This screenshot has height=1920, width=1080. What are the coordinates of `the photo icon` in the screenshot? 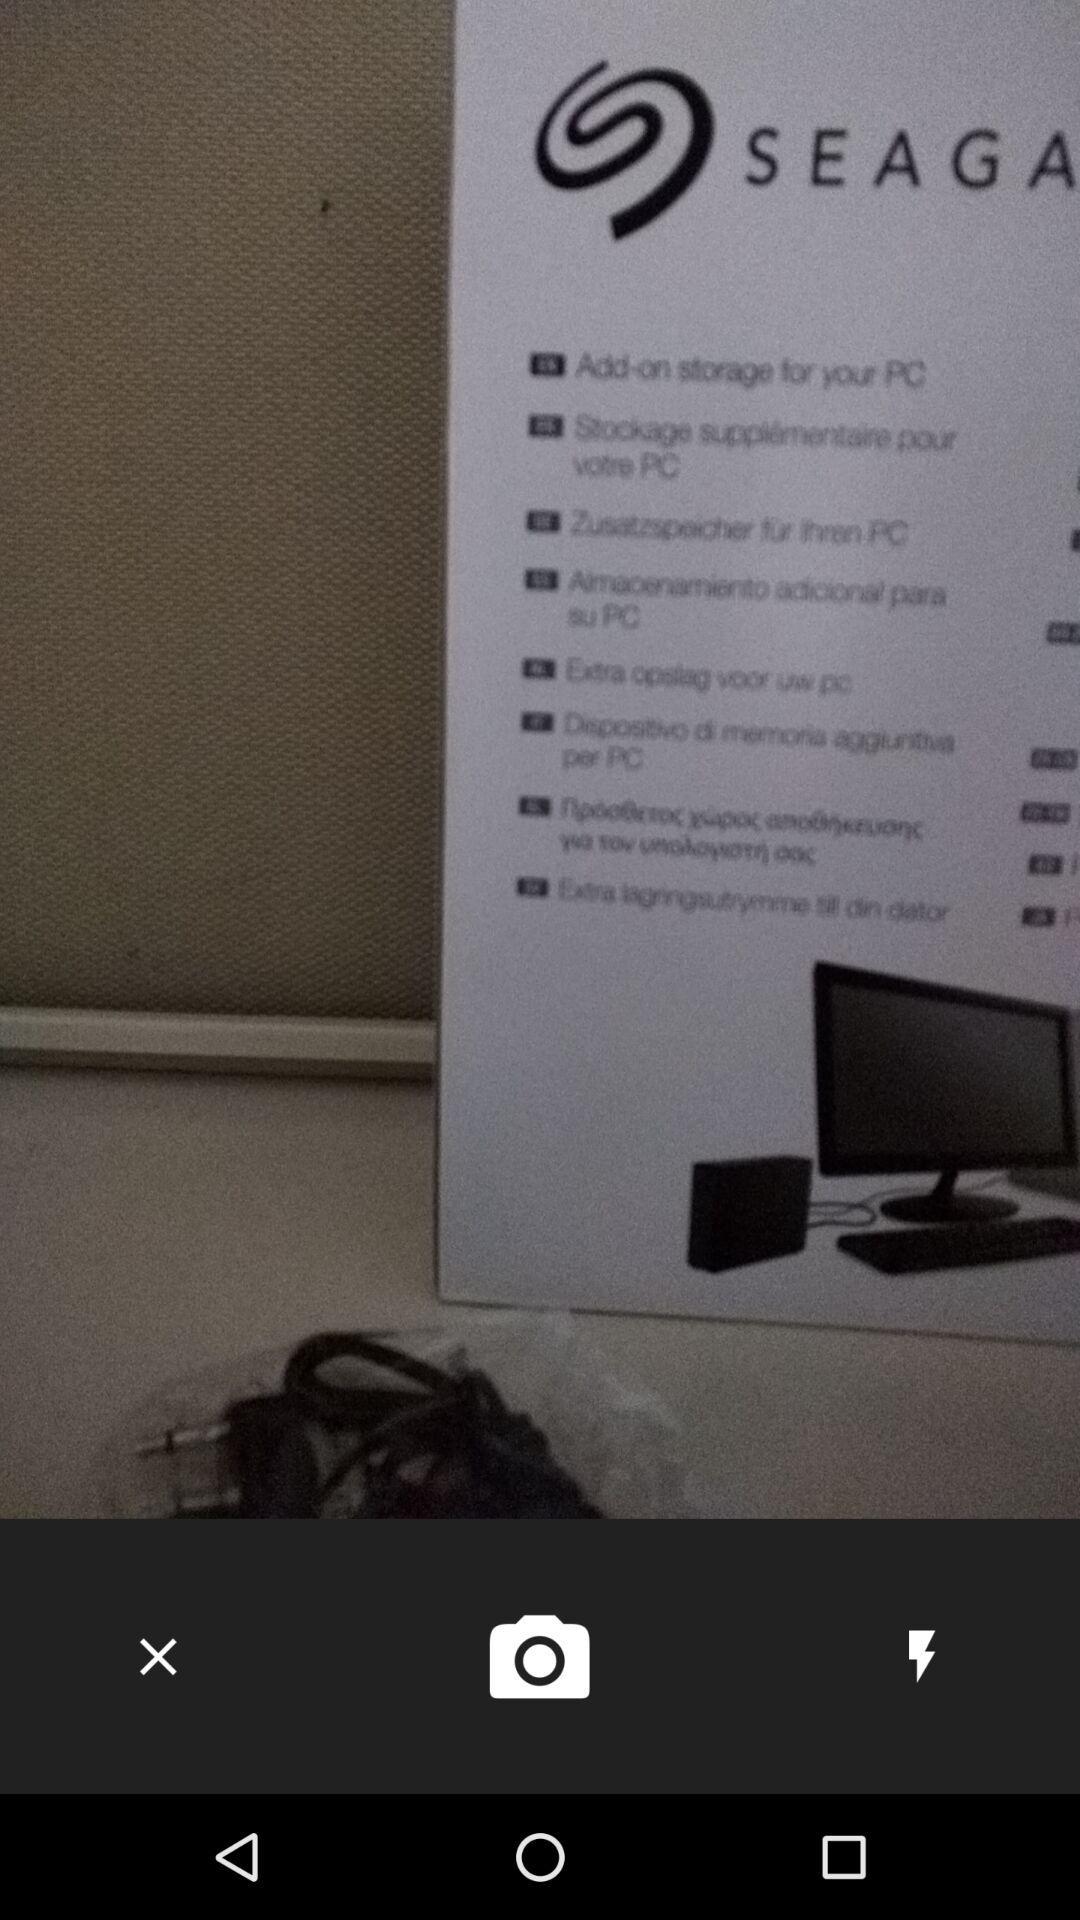 It's located at (538, 1656).